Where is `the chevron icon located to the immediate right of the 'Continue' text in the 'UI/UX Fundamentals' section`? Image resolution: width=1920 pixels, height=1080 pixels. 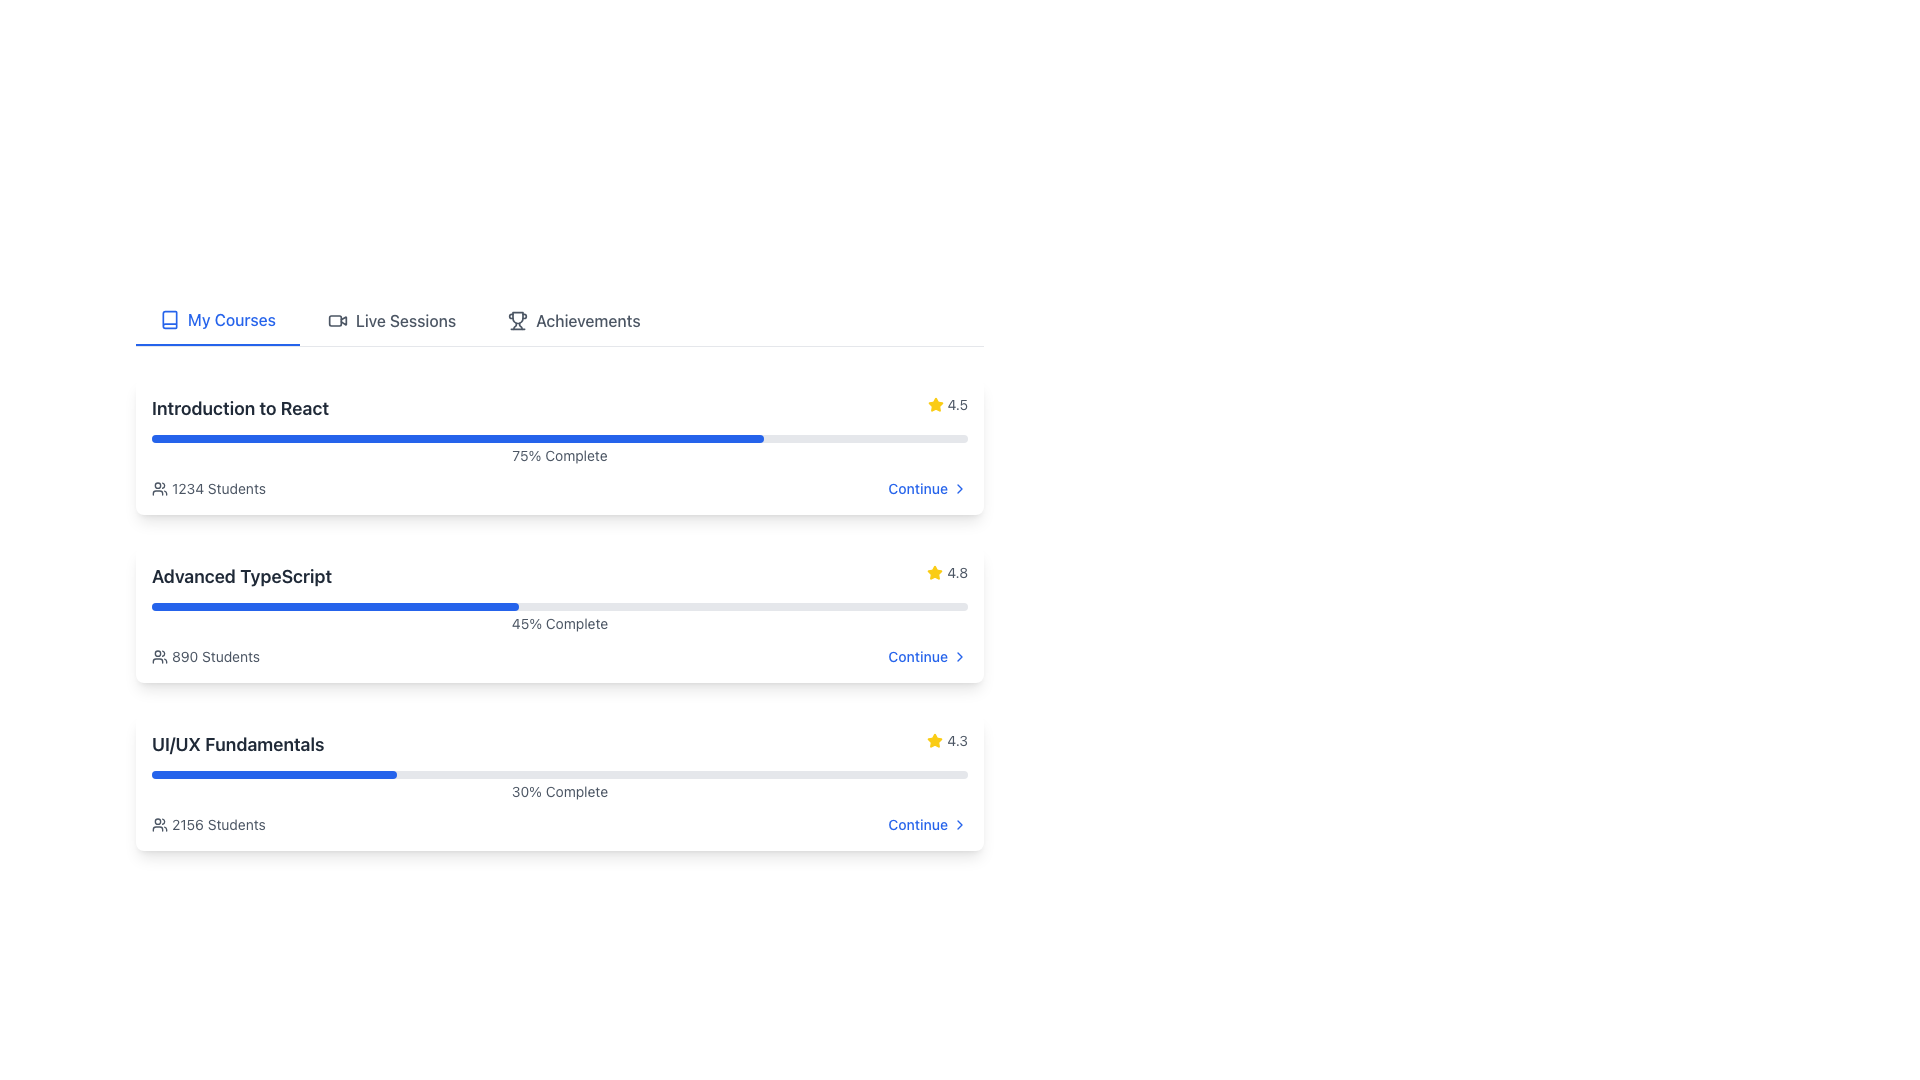 the chevron icon located to the immediate right of the 'Continue' text in the 'UI/UX Fundamentals' section is located at coordinates (960, 825).